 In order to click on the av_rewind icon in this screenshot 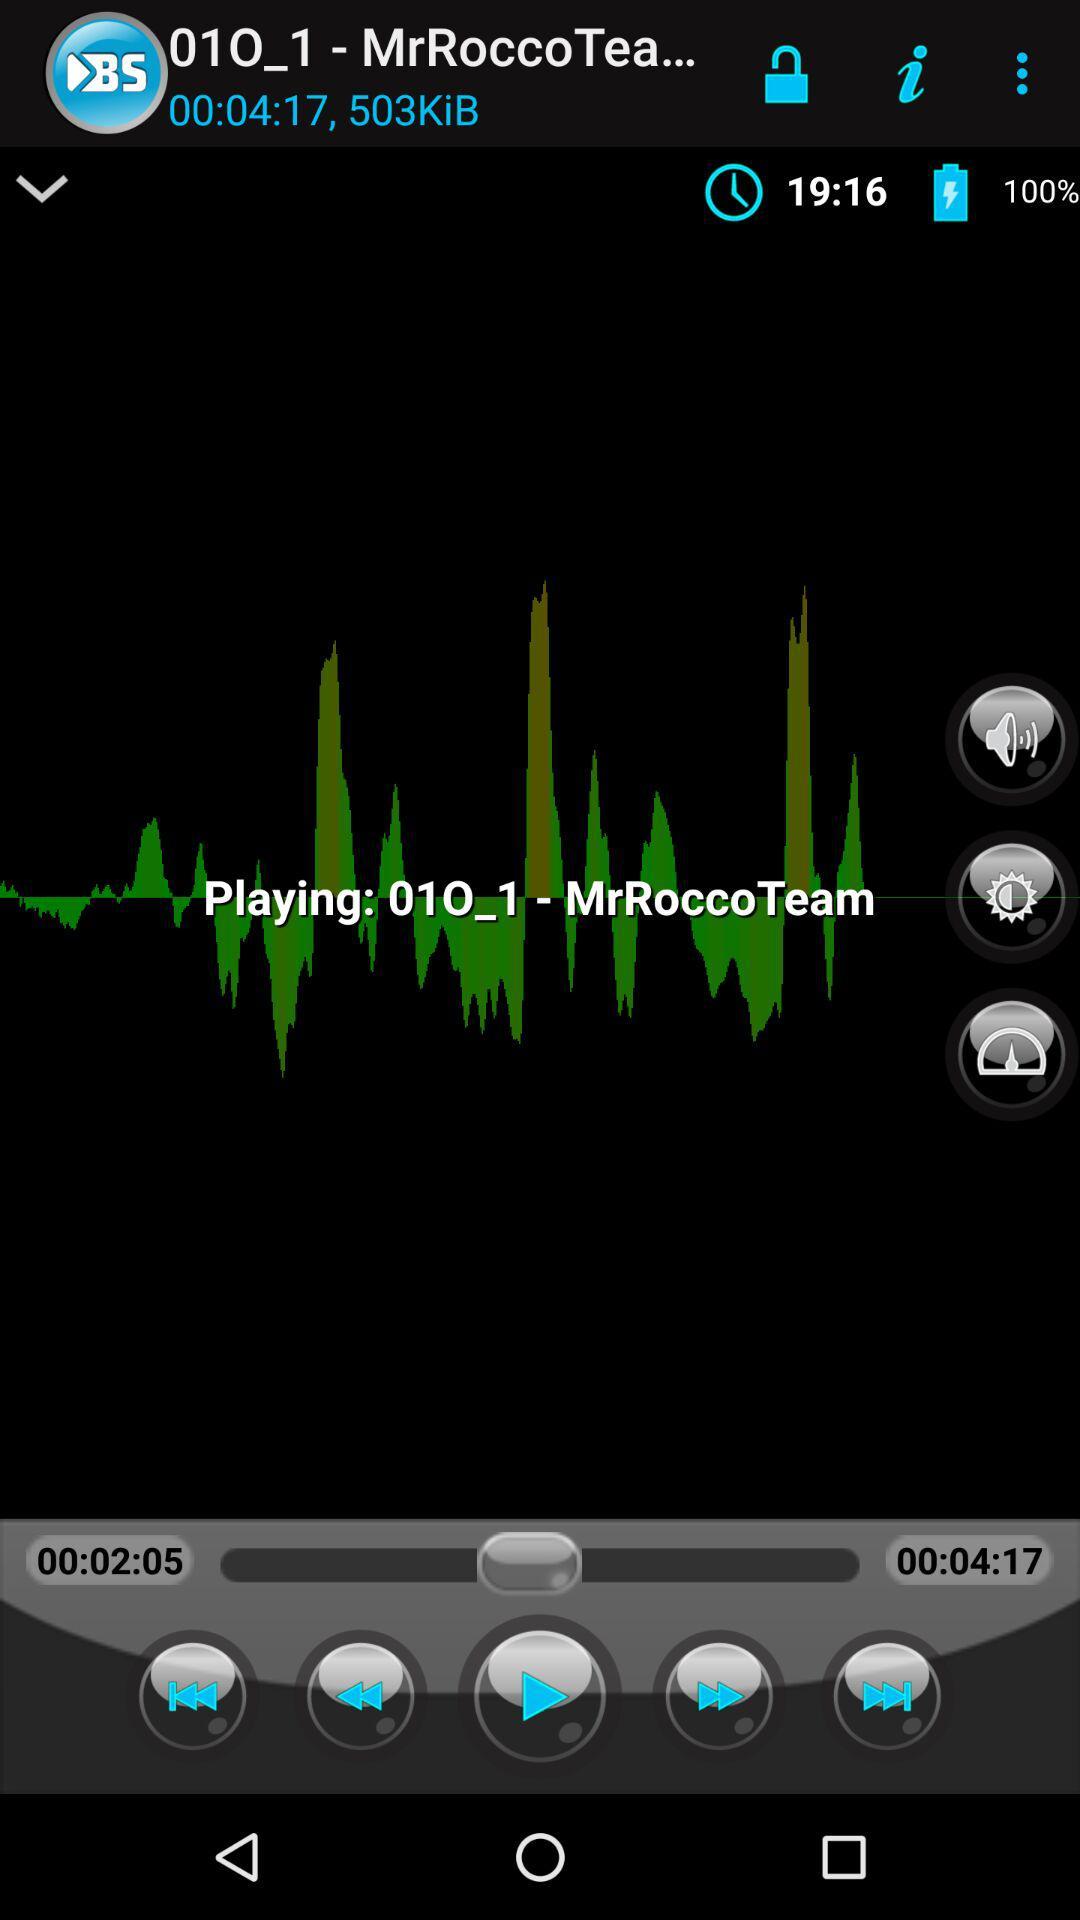, I will do `click(360, 1695)`.